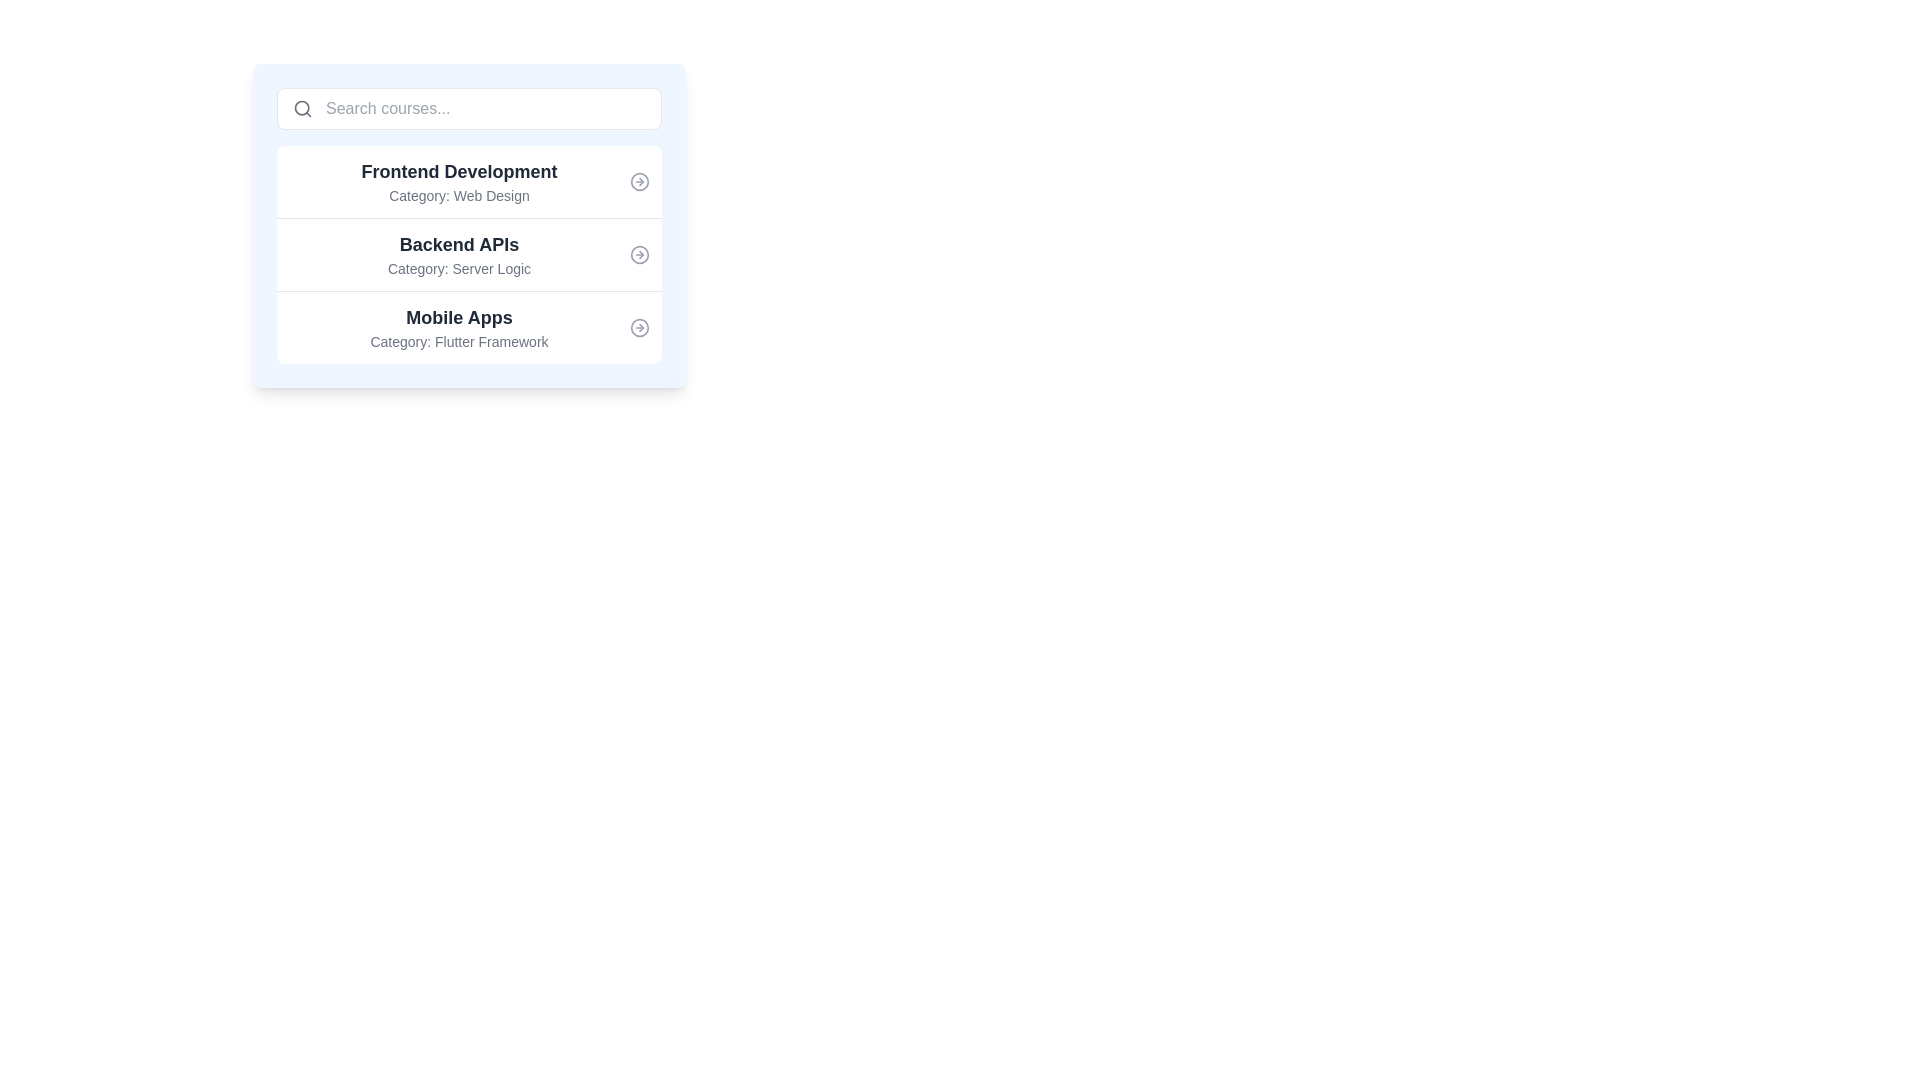 Image resolution: width=1920 pixels, height=1080 pixels. What do you see at coordinates (468, 253) in the screenshot?
I see `the menu item labeled 'Backend APIs' which is styled with a white background and rounded edges, positioned between 'Frontend Development' and 'Mobile Apps'` at bounding box center [468, 253].